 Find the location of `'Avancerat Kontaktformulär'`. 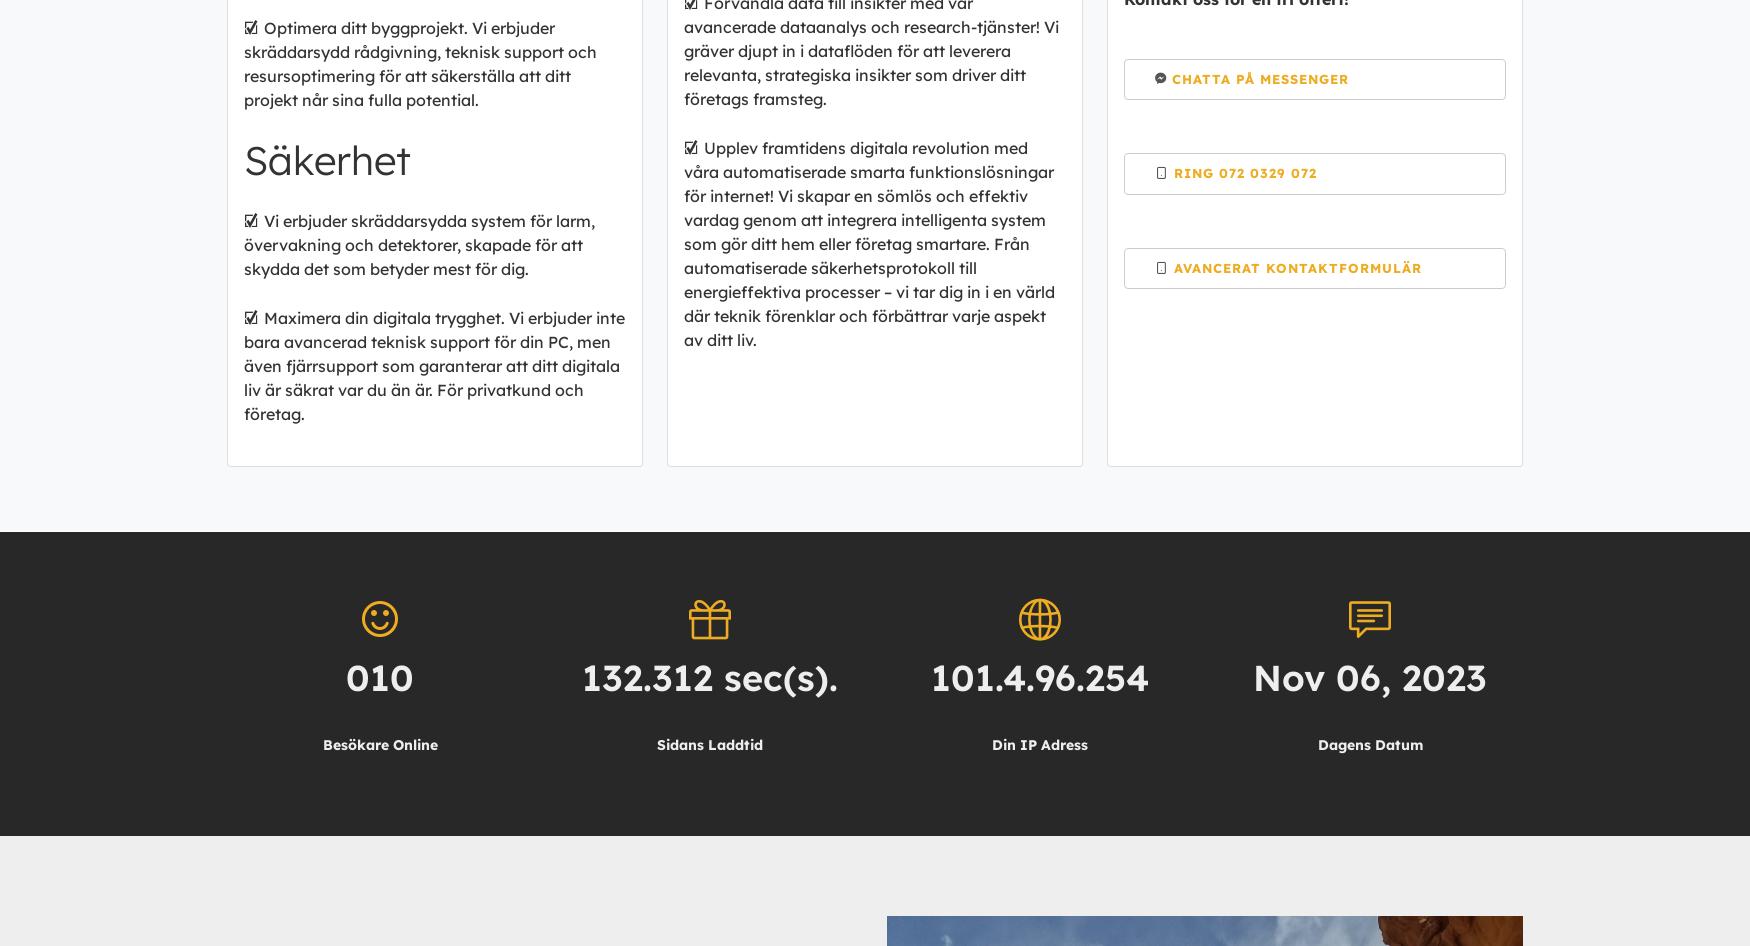

'Avancerat Kontaktformulär' is located at coordinates (1296, 265).